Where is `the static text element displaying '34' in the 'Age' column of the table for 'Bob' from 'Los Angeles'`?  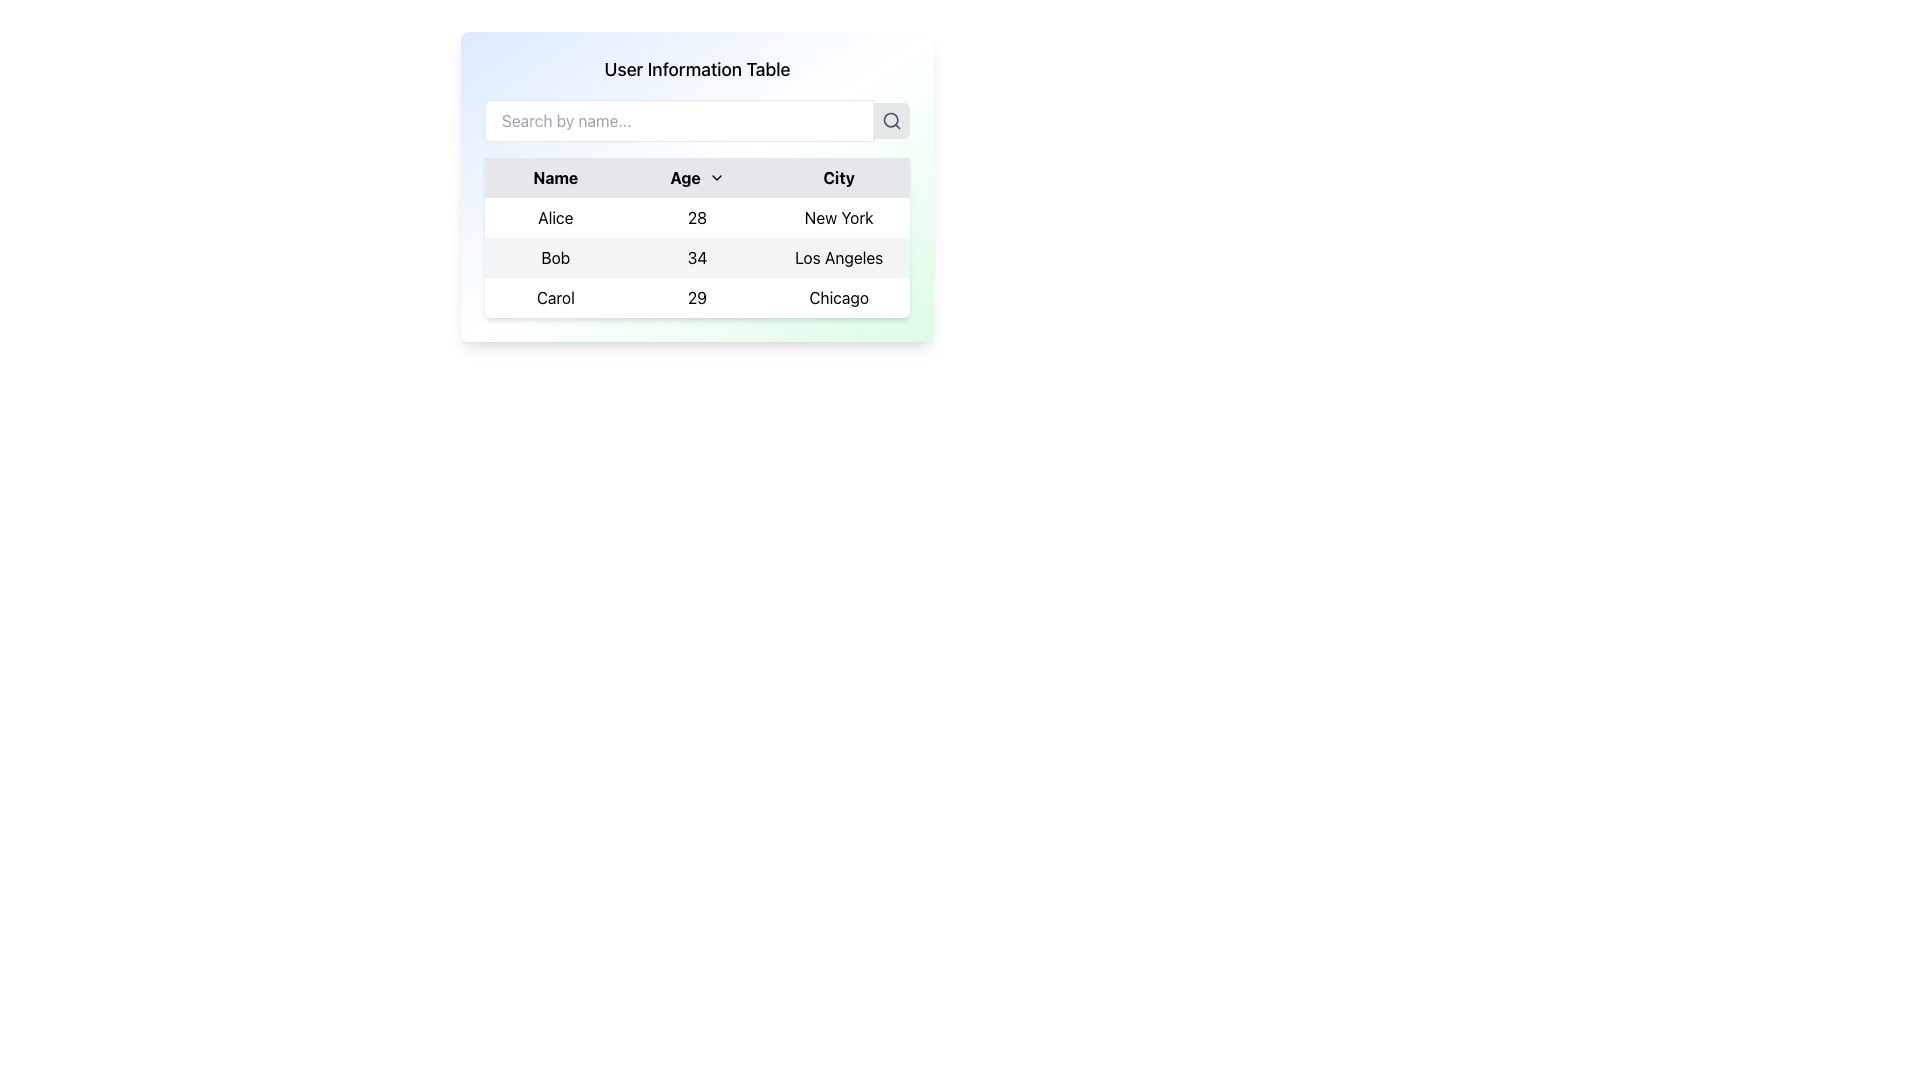 the static text element displaying '34' in the 'Age' column of the table for 'Bob' from 'Los Angeles' is located at coordinates (697, 257).